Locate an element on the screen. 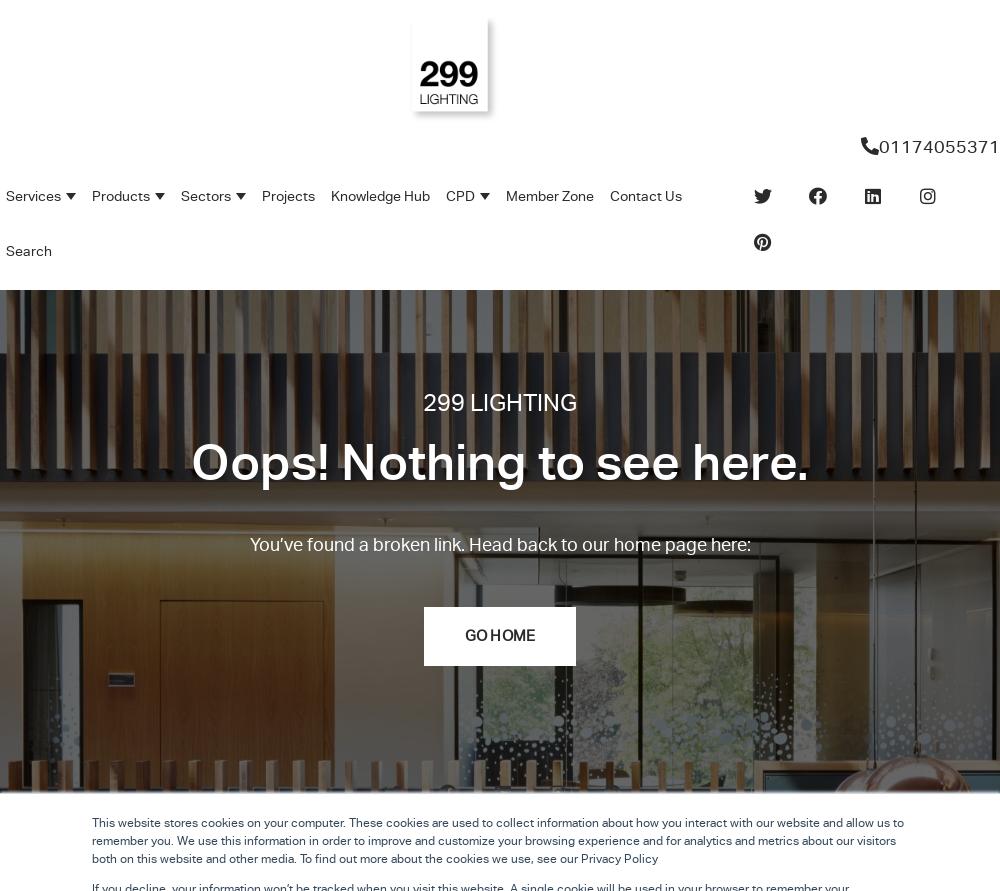 This screenshot has width=1000, height=891. 'Oops! Nothing to see here.' is located at coordinates (498, 460).